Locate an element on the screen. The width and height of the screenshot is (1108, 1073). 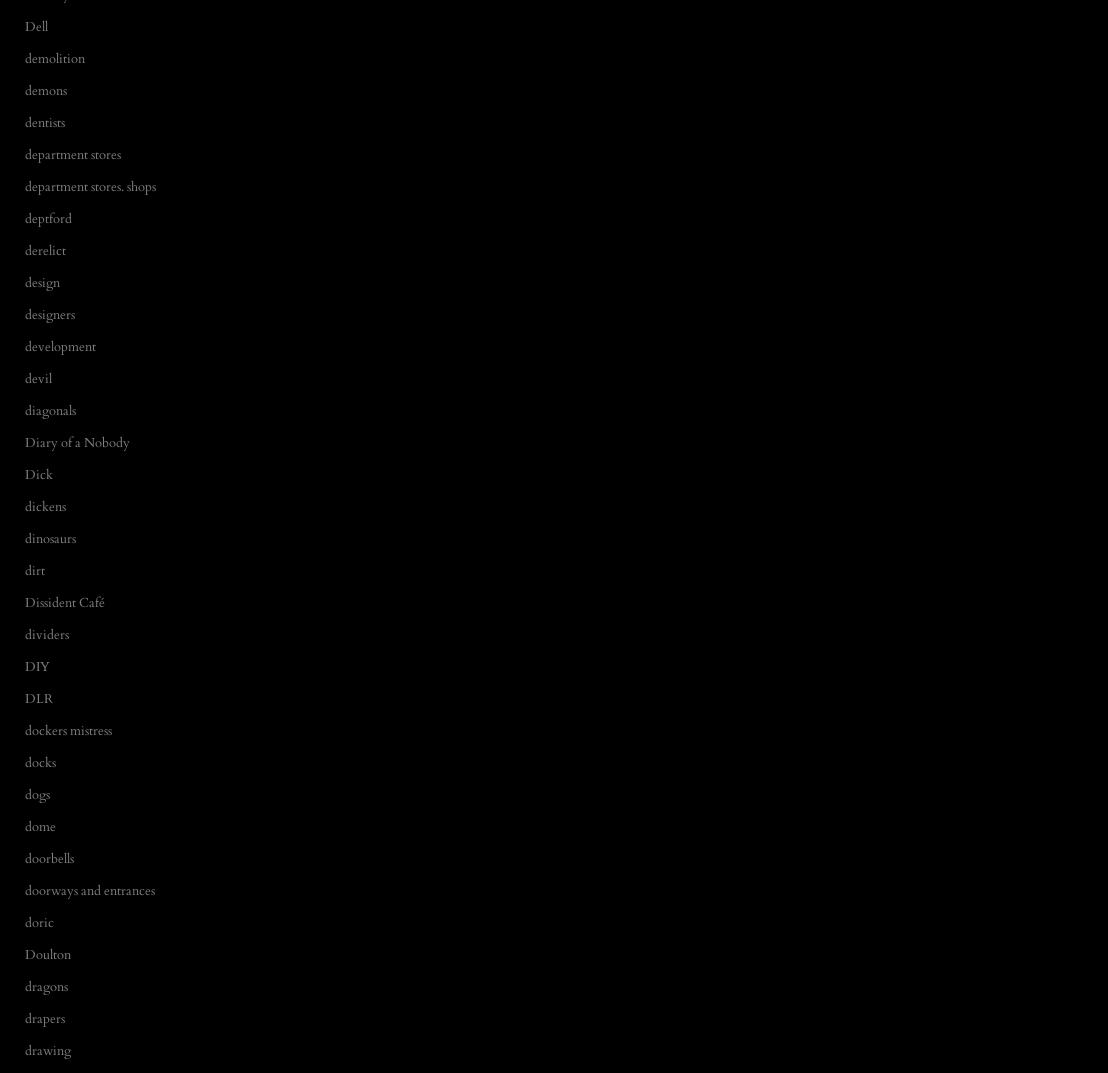
'demolition' is located at coordinates (53, 57).